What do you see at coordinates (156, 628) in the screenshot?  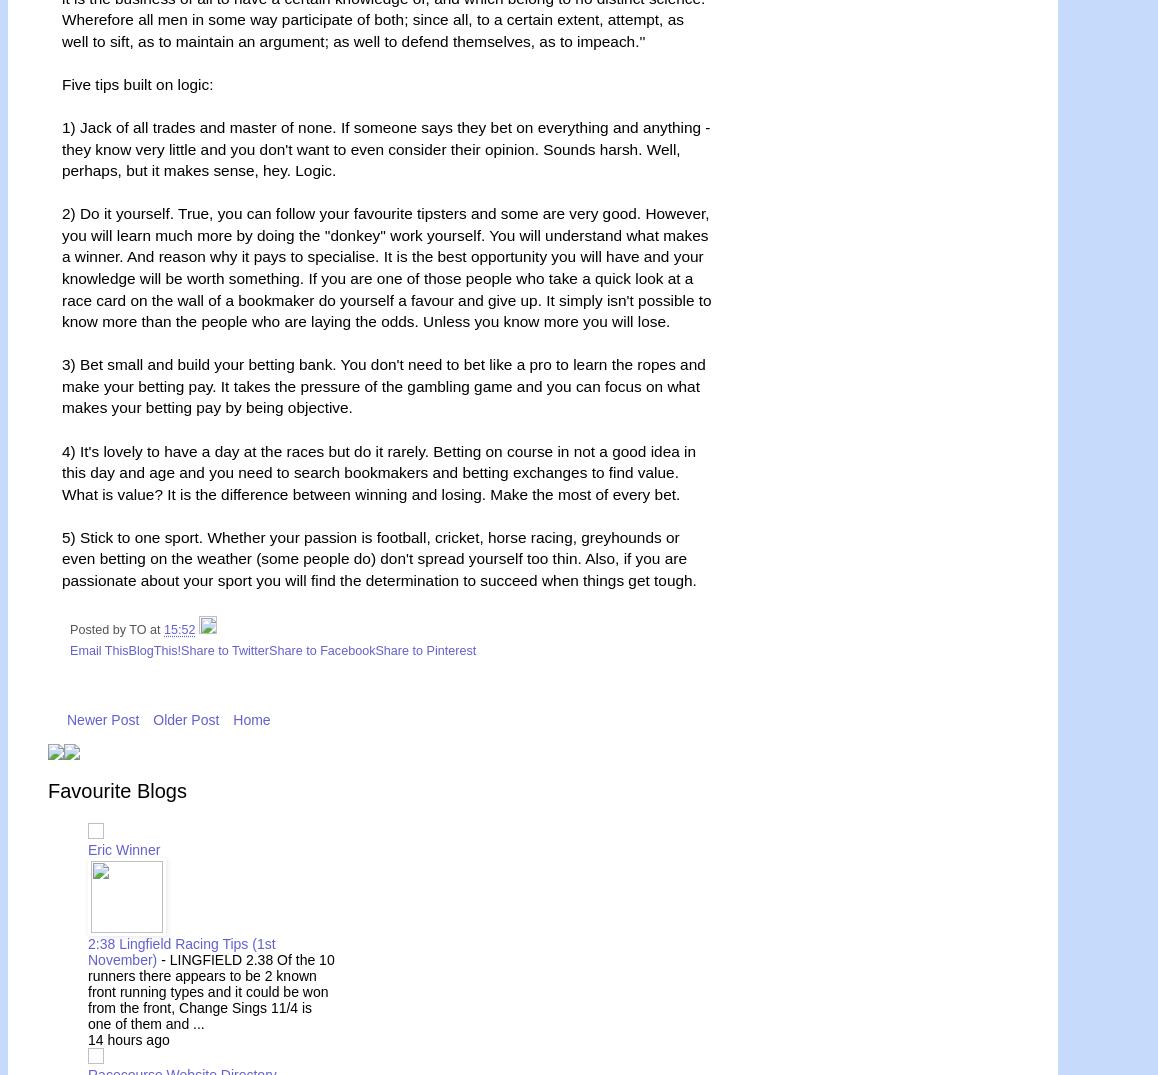 I see `'at'` at bounding box center [156, 628].